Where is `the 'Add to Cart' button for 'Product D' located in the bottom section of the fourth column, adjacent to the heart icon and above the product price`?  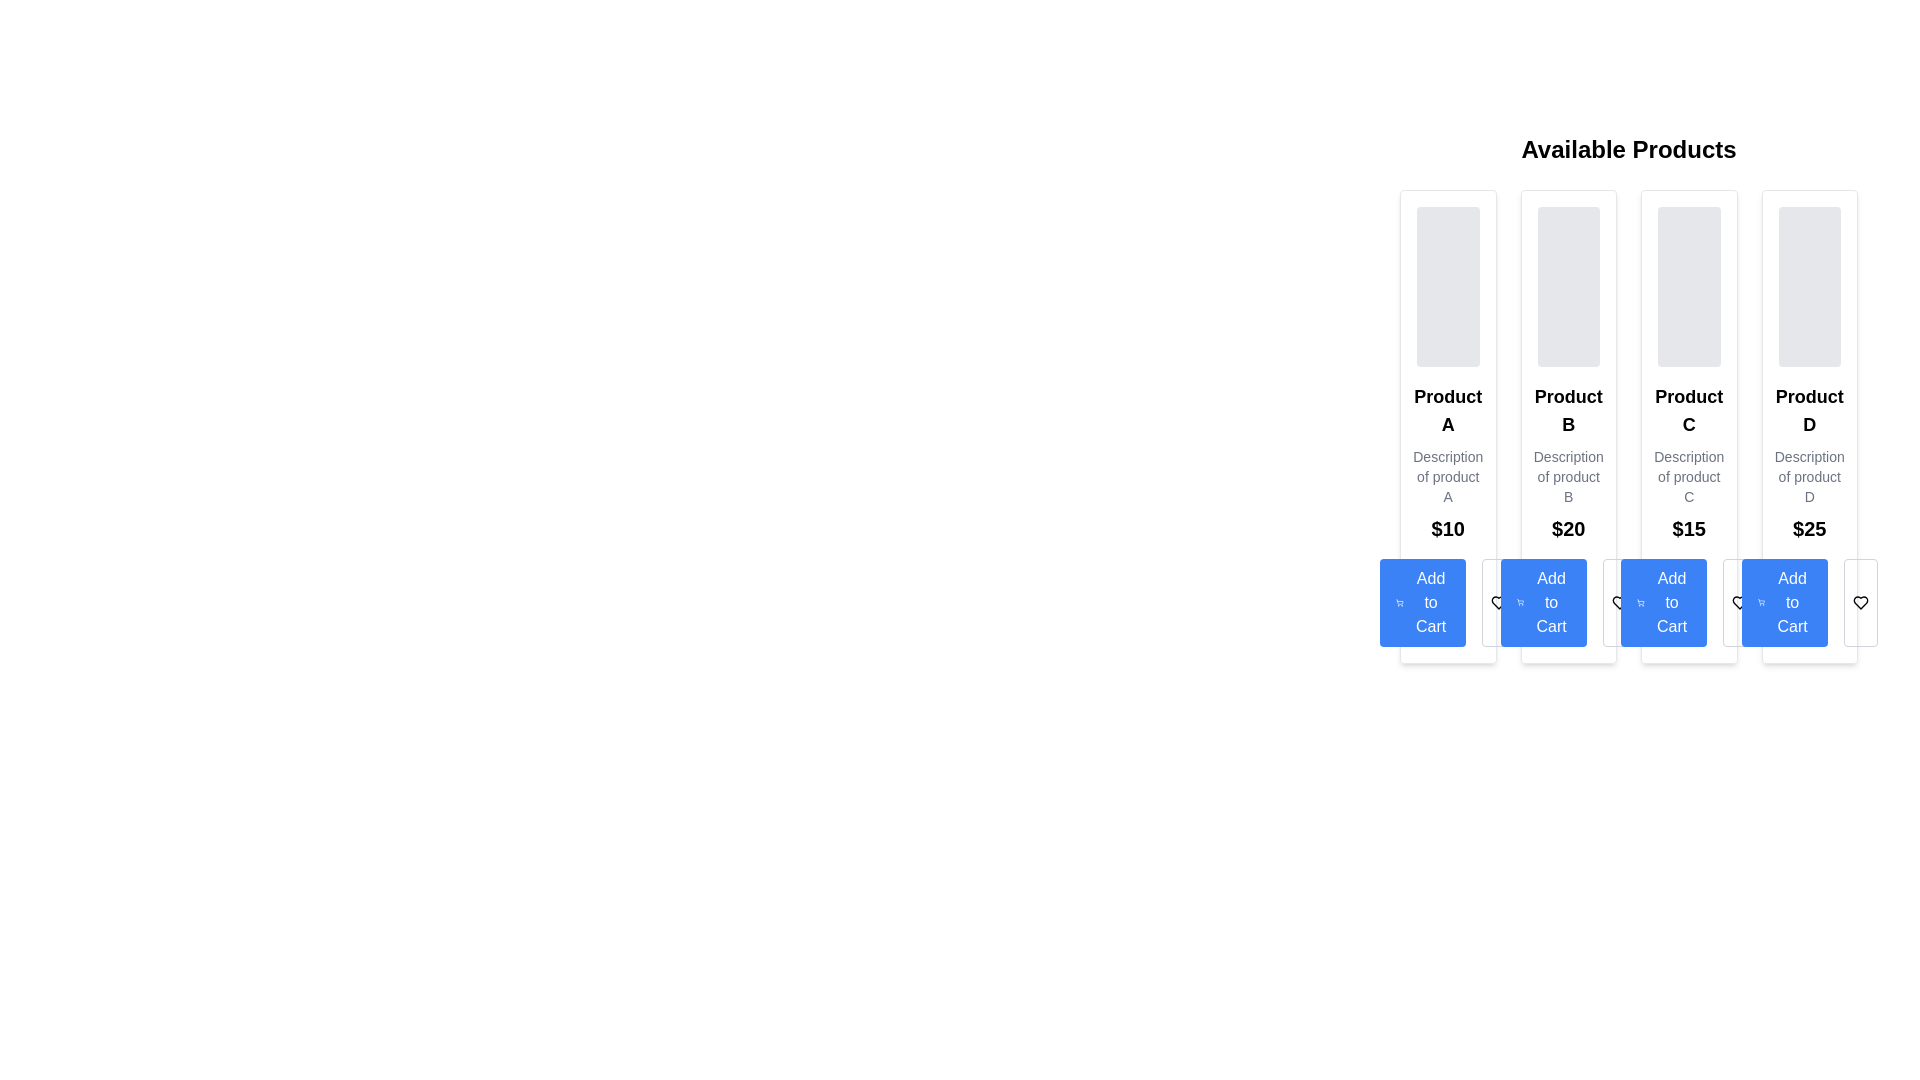
the 'Add to Cart' button for 'Product D' located in the bottom section of the fourth column, adjacent to the heart icon and above the product price is located at coordinates (1784, 601).